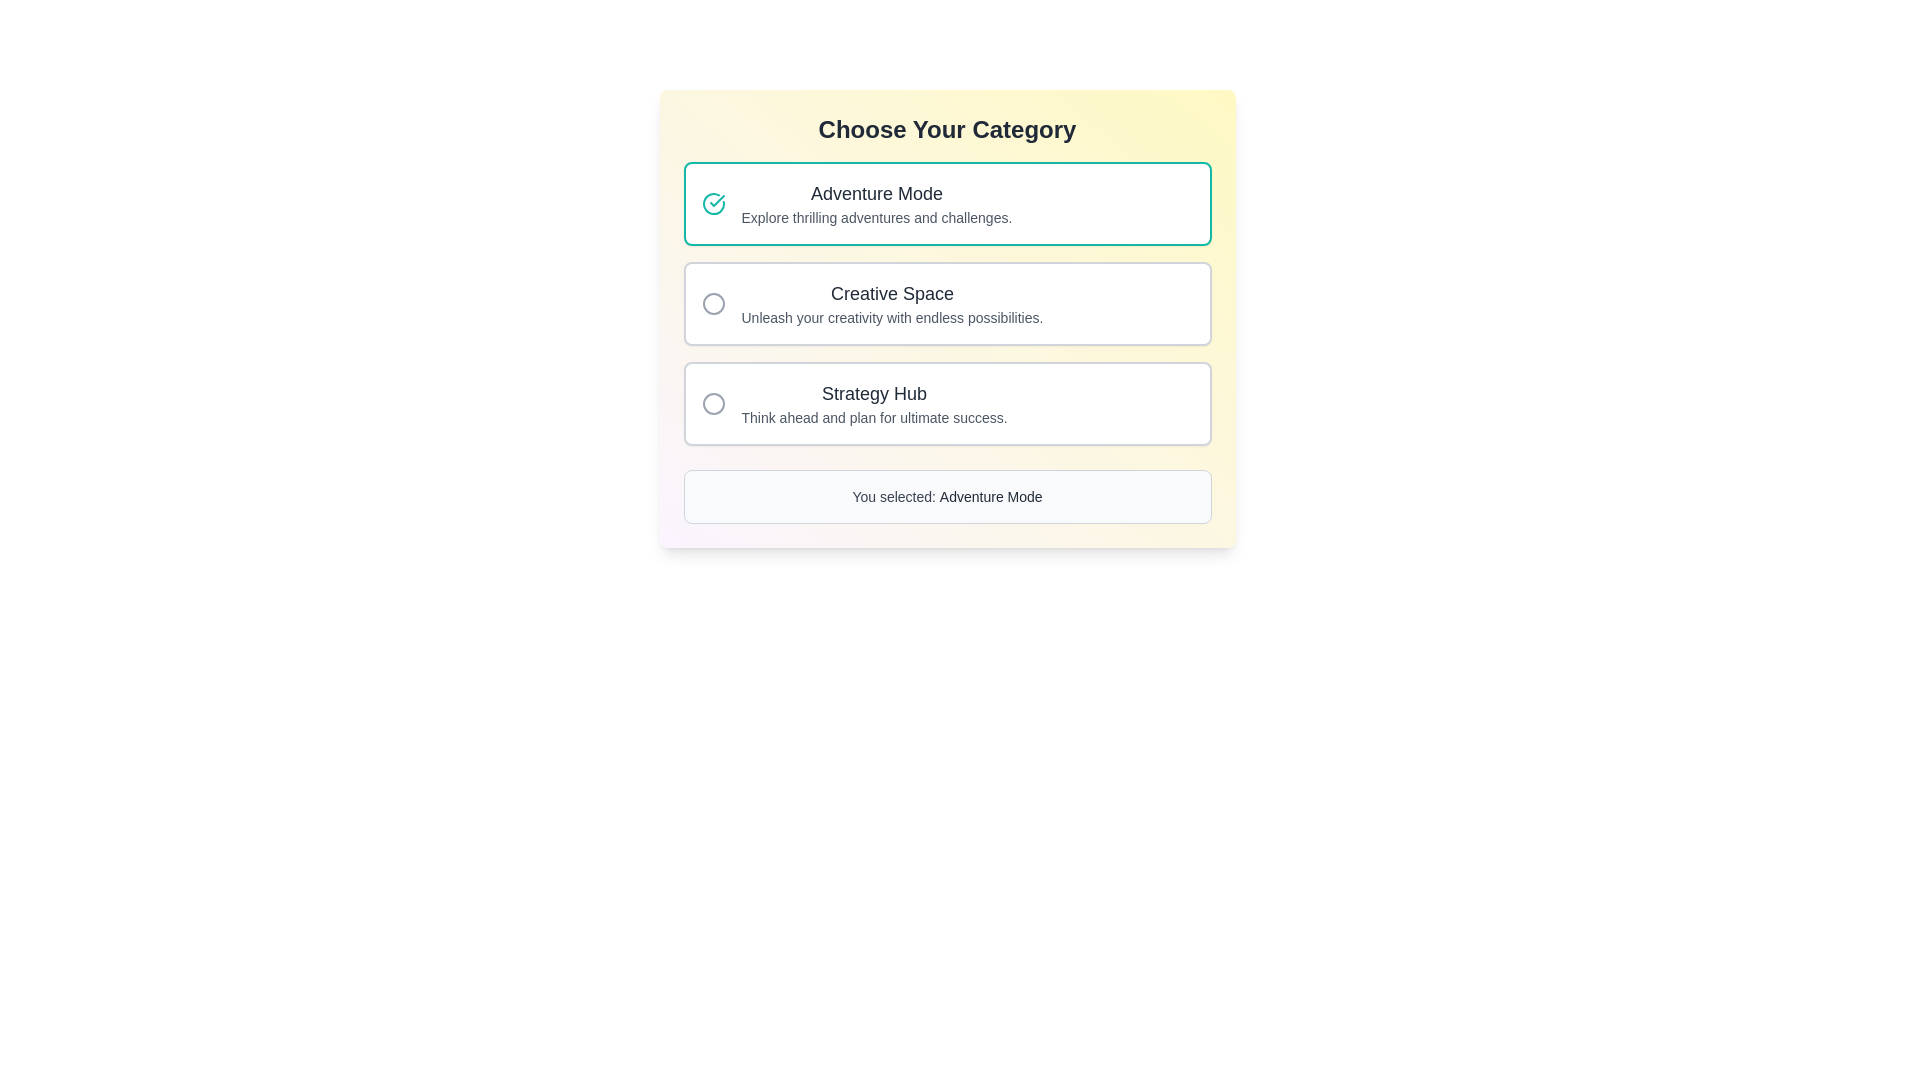 This screenshot has width=1920, height=1080. What do you see at coordinates (876, 218) in the screenshot?
I see `the descriptive text element located beneath the 'Adventure Mode' title in the bordered option box under 'Choose Your Category'` at bounding box center [876, 218].